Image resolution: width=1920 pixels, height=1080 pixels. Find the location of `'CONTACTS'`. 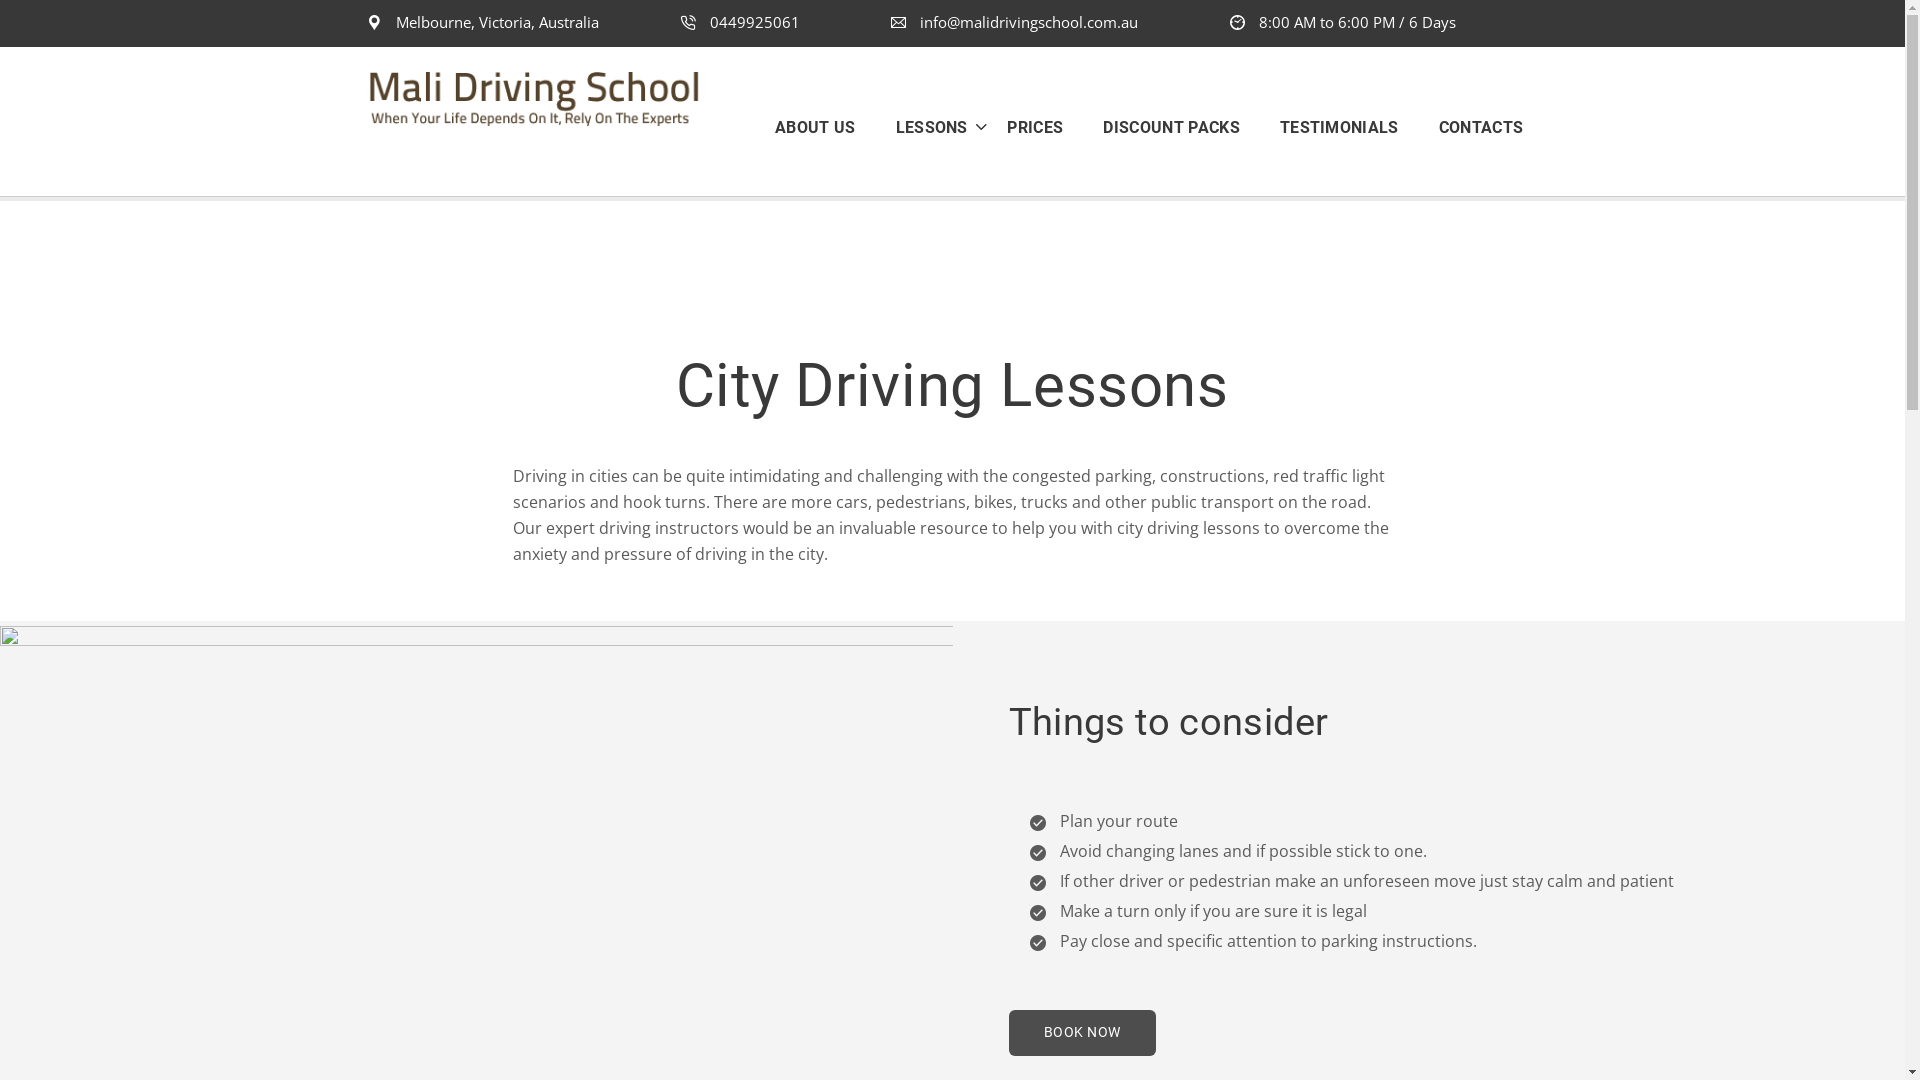

'CONTACTS' is located at coordinates (1471, 127).